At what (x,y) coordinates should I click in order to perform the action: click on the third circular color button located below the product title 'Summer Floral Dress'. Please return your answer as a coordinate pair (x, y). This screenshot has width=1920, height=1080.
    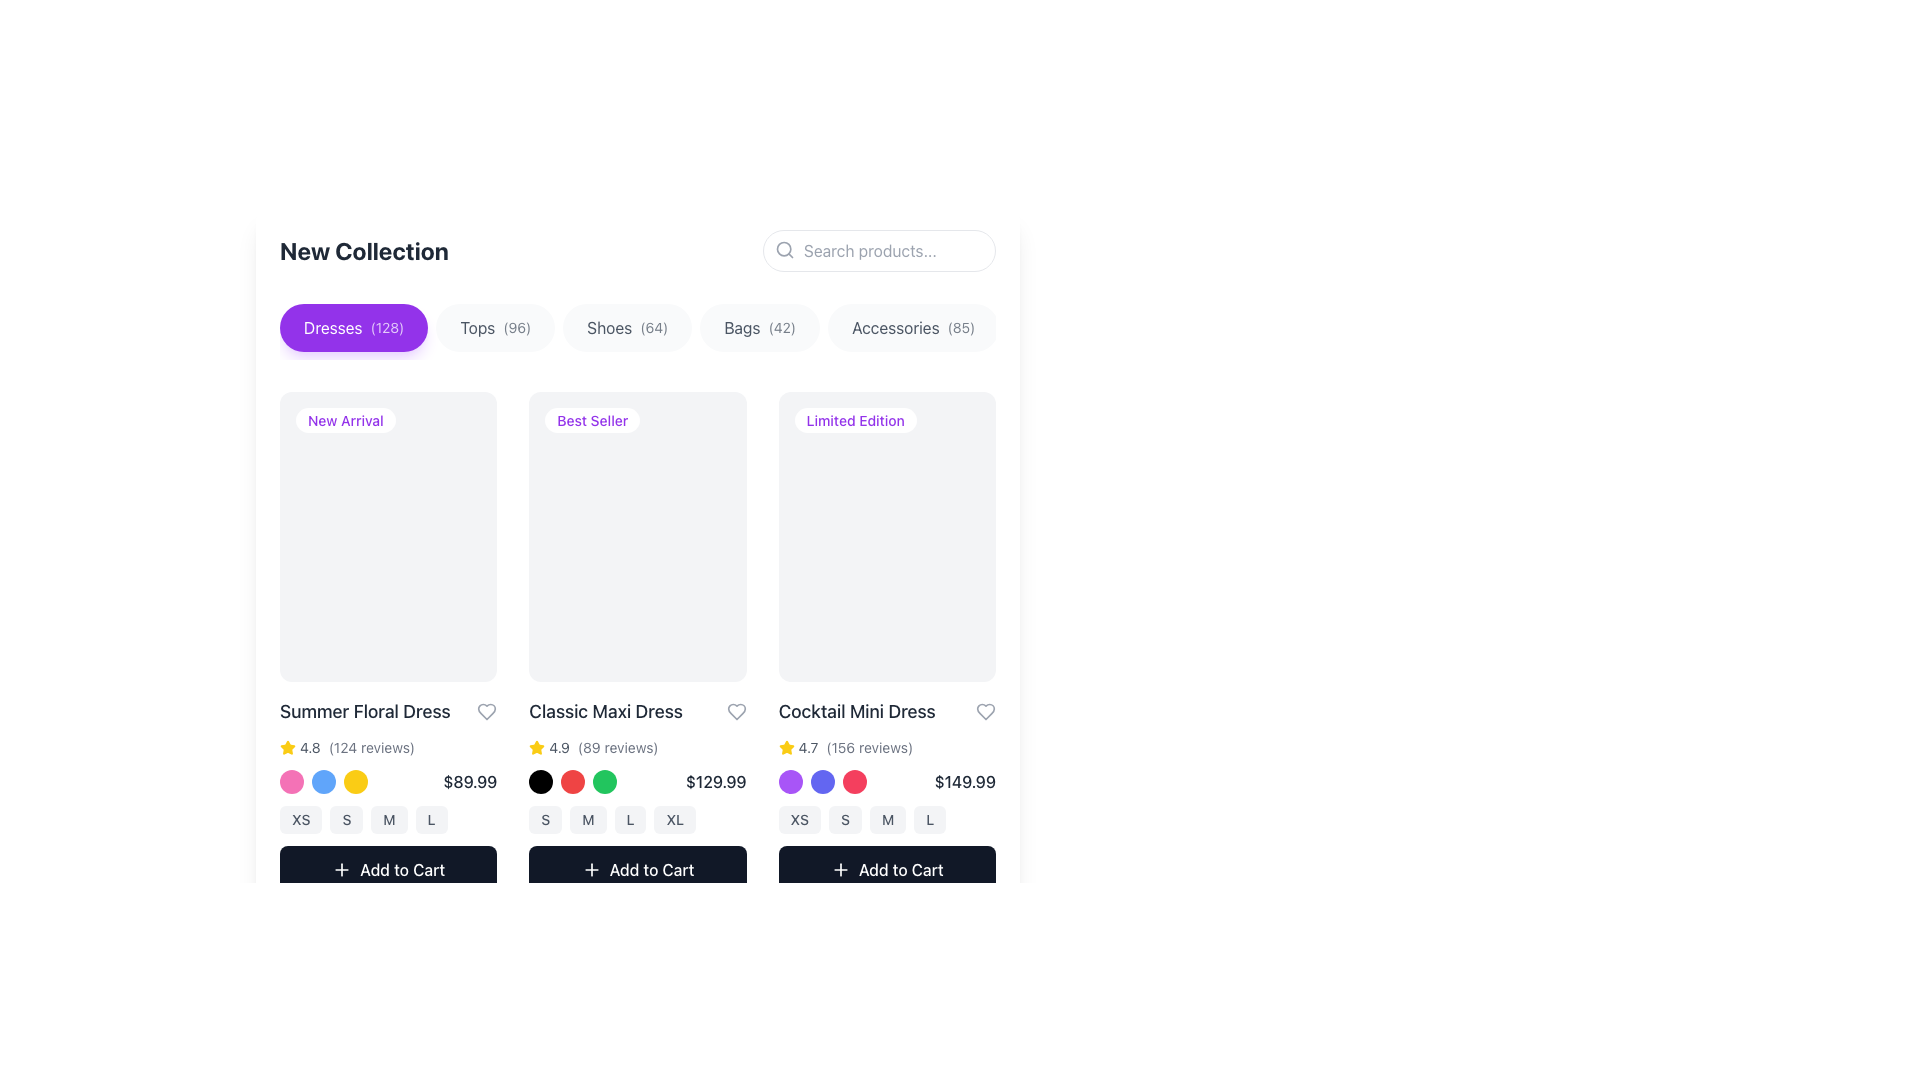
    Looking at the image, I should click on (355, 779).